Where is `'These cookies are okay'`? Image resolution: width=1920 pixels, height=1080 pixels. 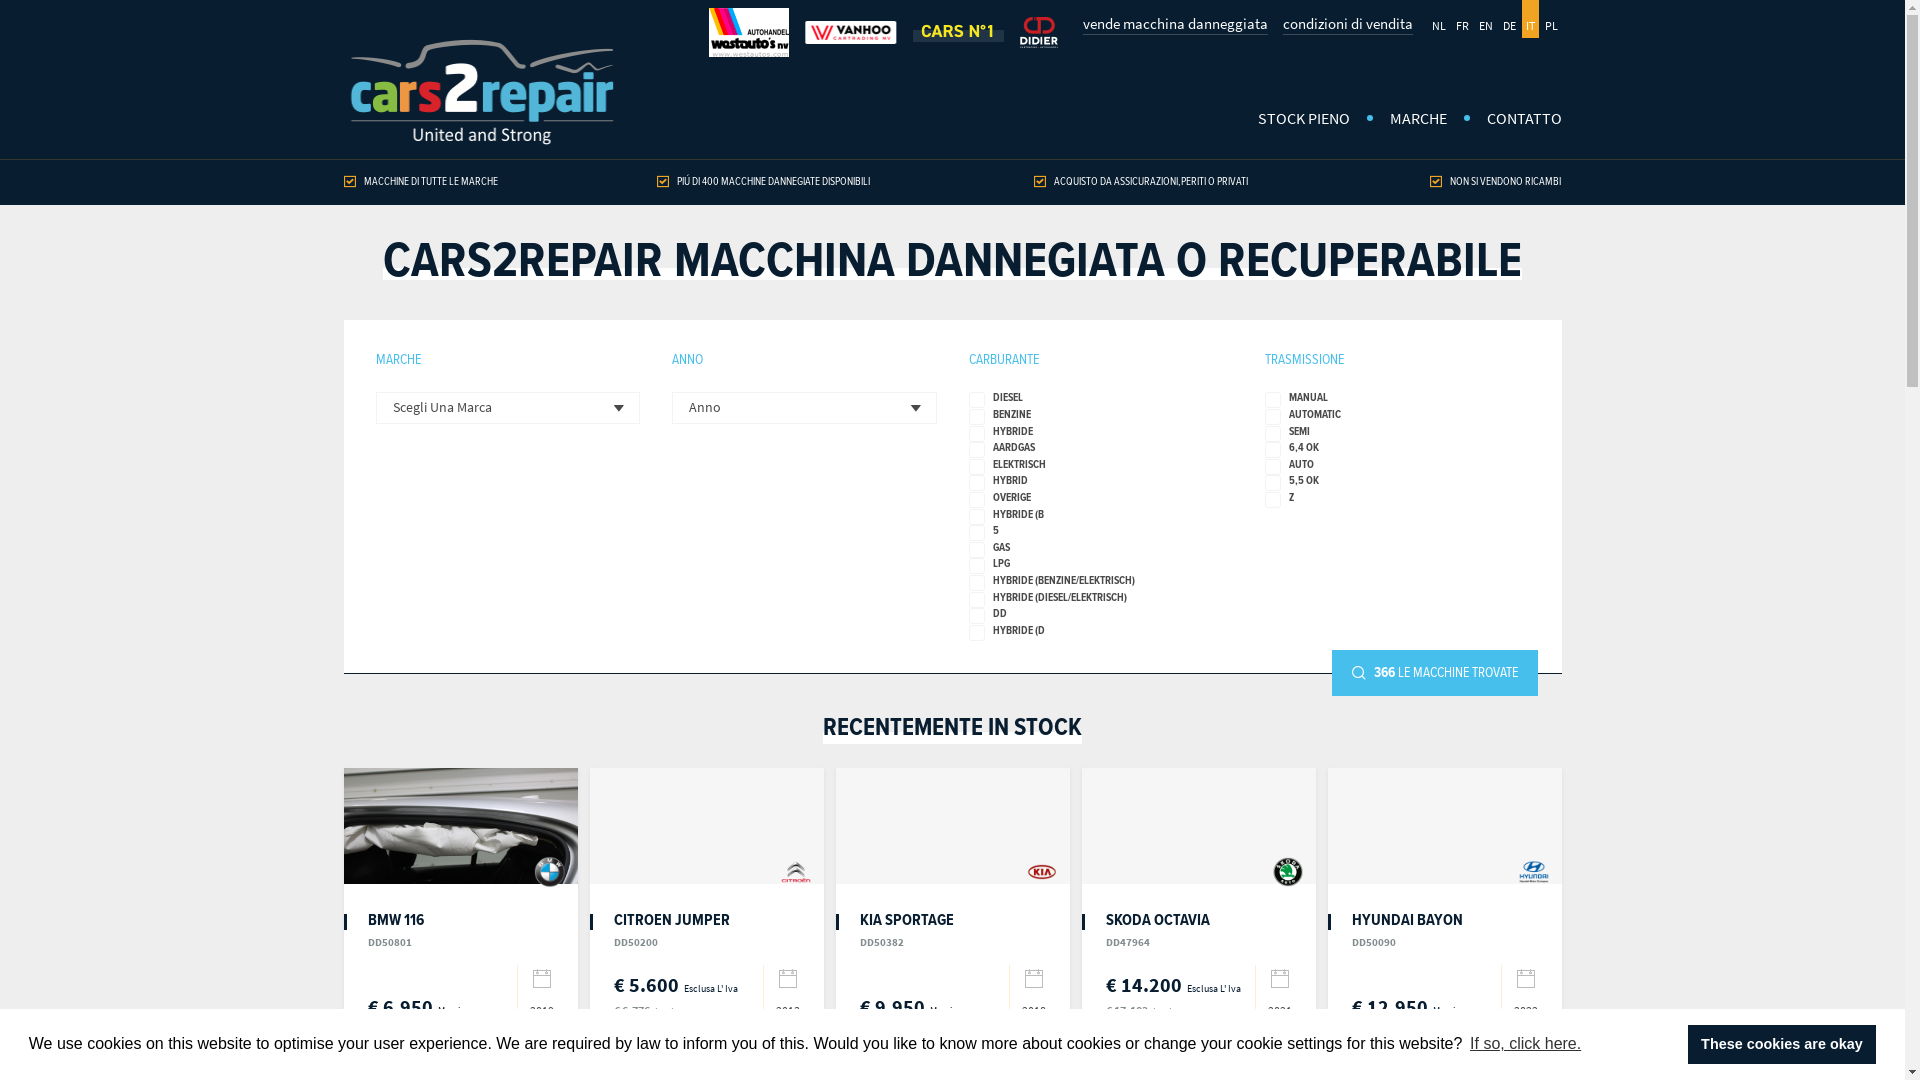
'These cookies are okay' is located at coordinates (1782, 1043).